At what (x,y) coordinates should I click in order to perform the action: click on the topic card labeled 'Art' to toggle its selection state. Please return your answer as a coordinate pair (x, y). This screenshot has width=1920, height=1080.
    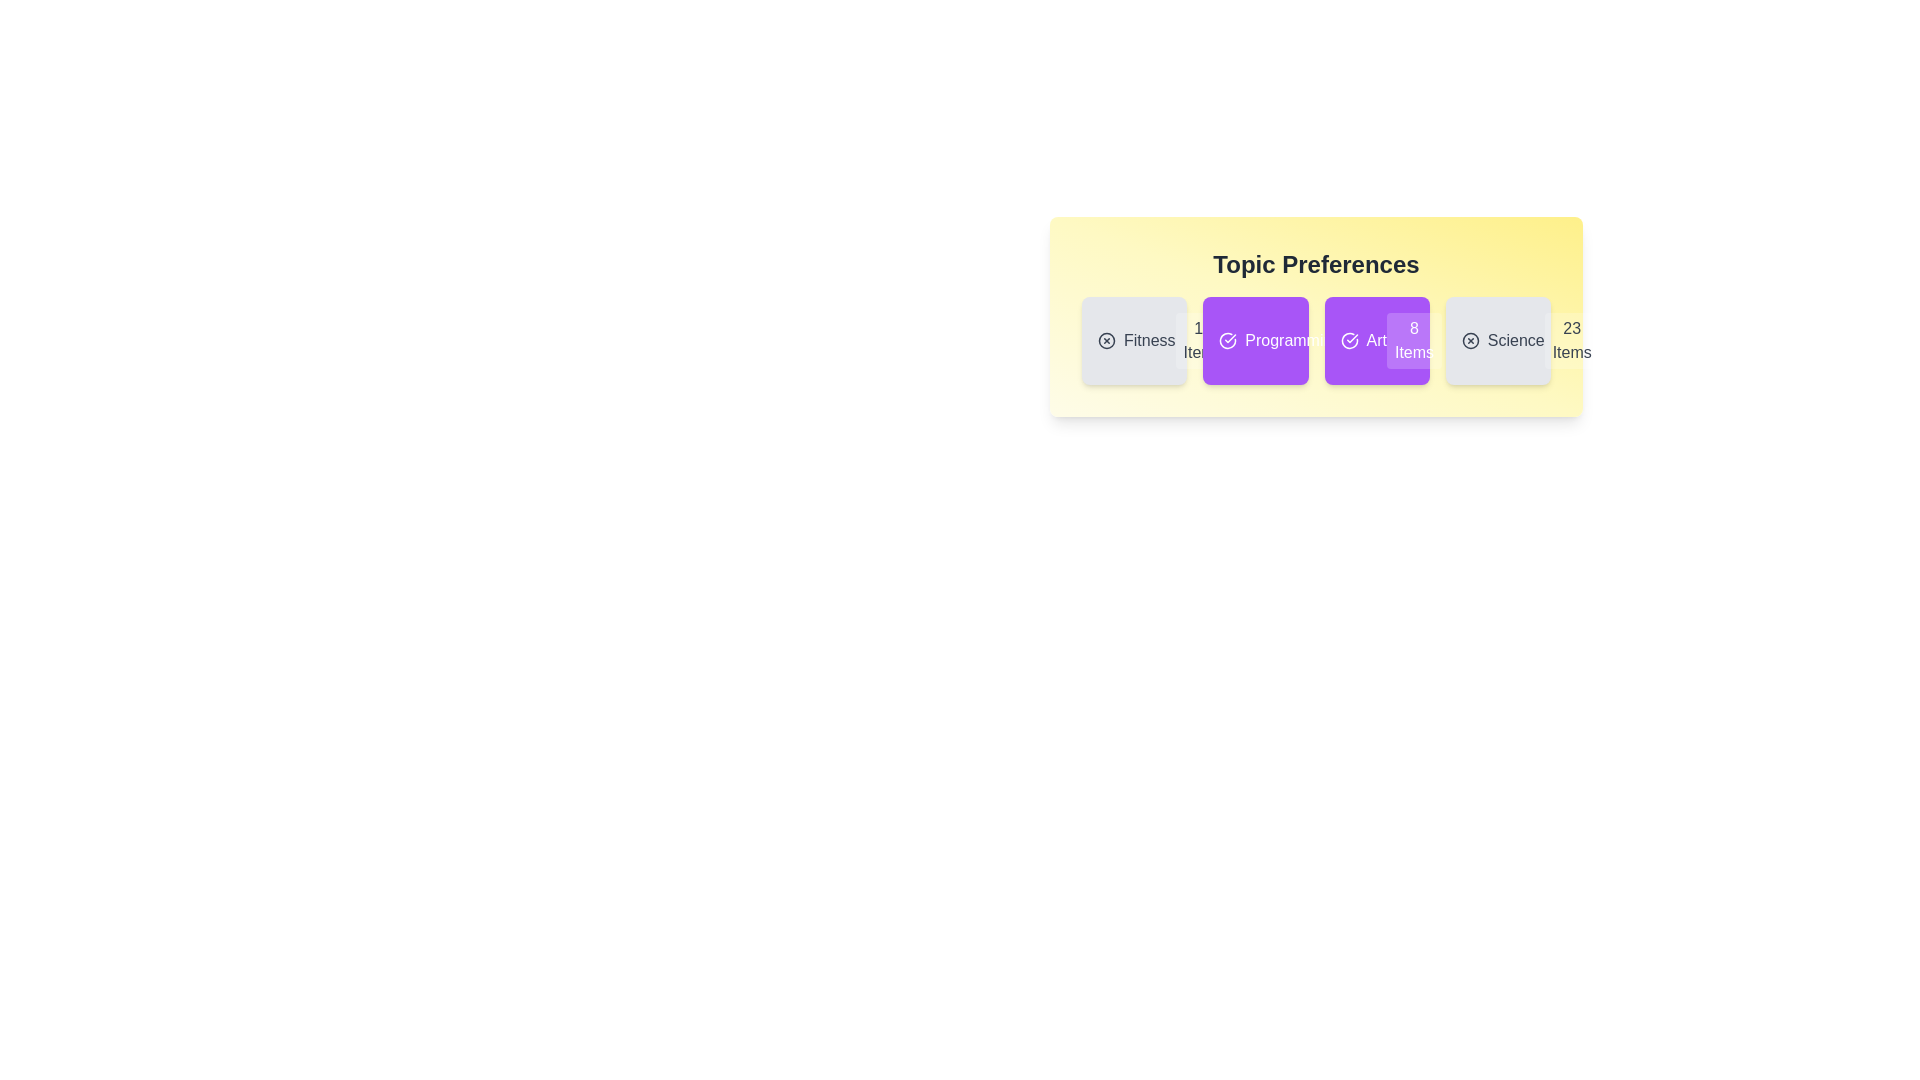
    Looking at the image, I should click on (1376, 339).